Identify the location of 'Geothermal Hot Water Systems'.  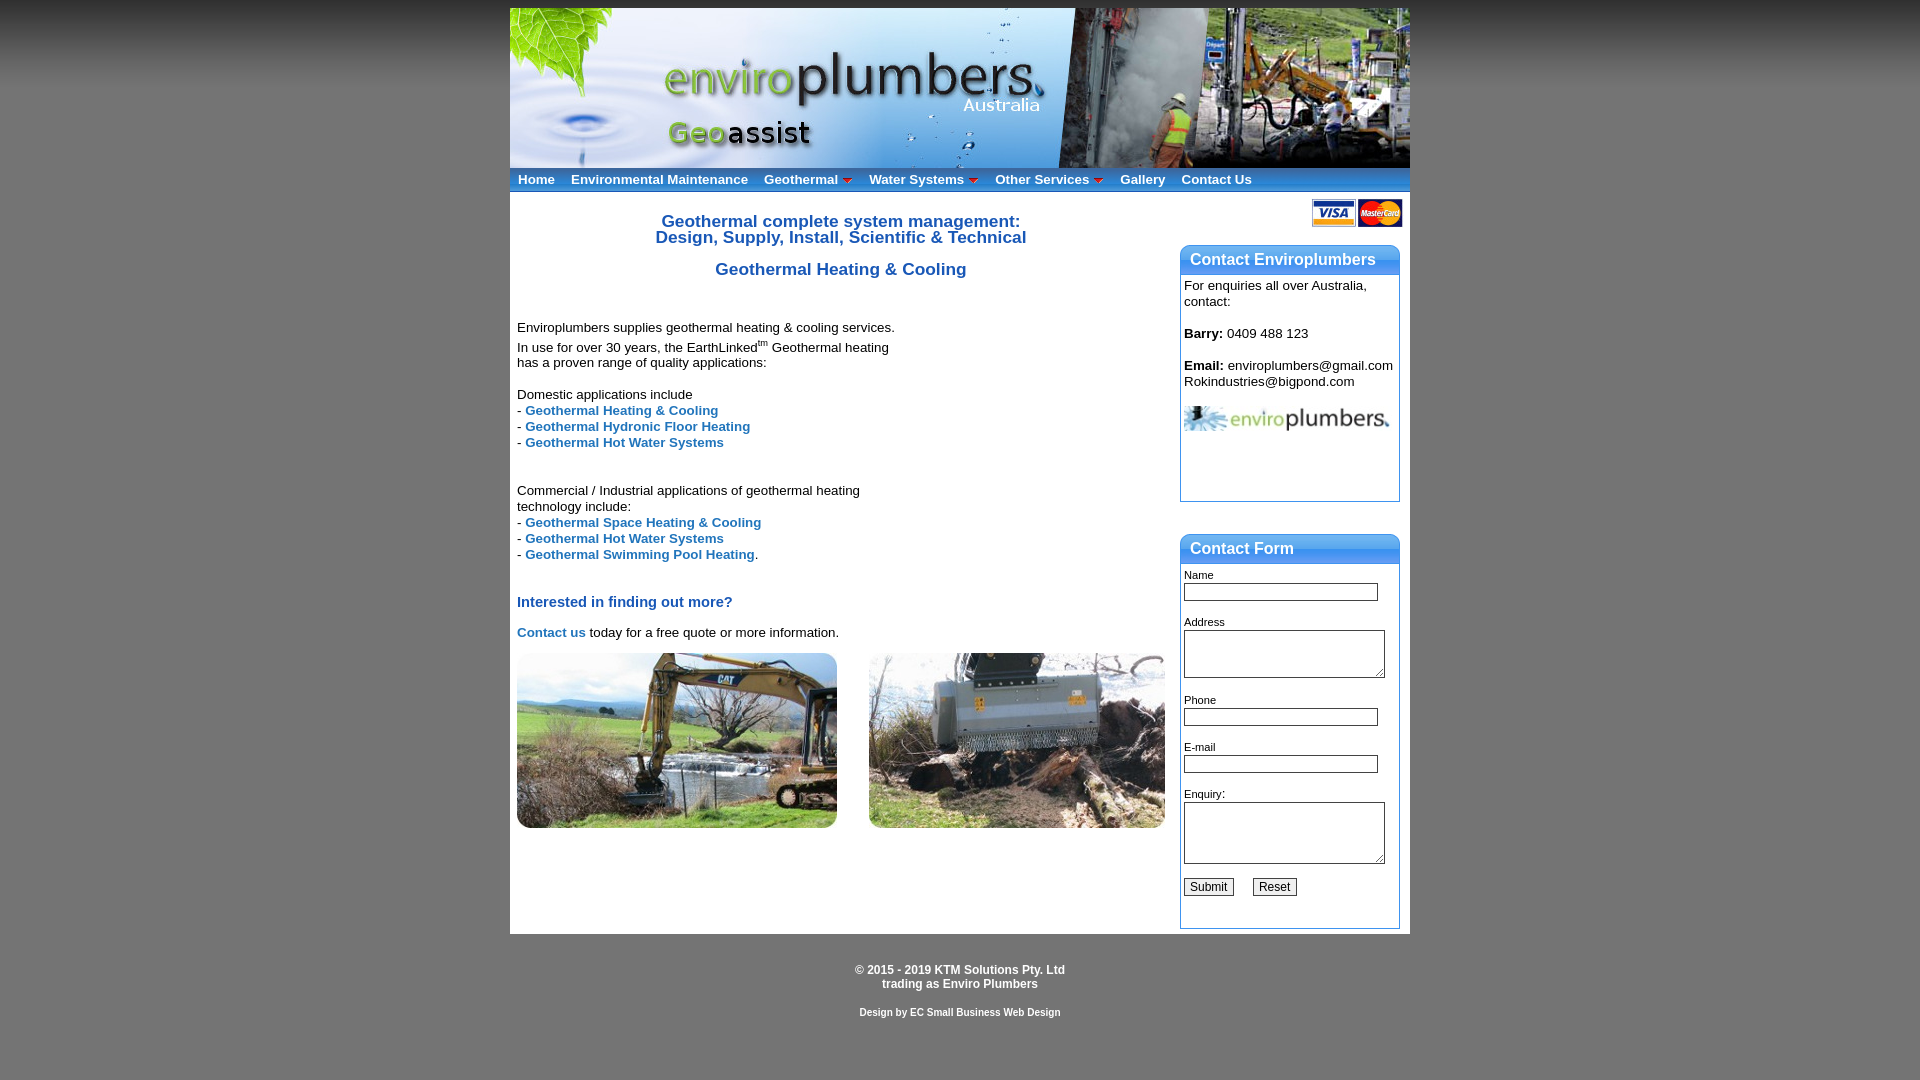
(623, 537).